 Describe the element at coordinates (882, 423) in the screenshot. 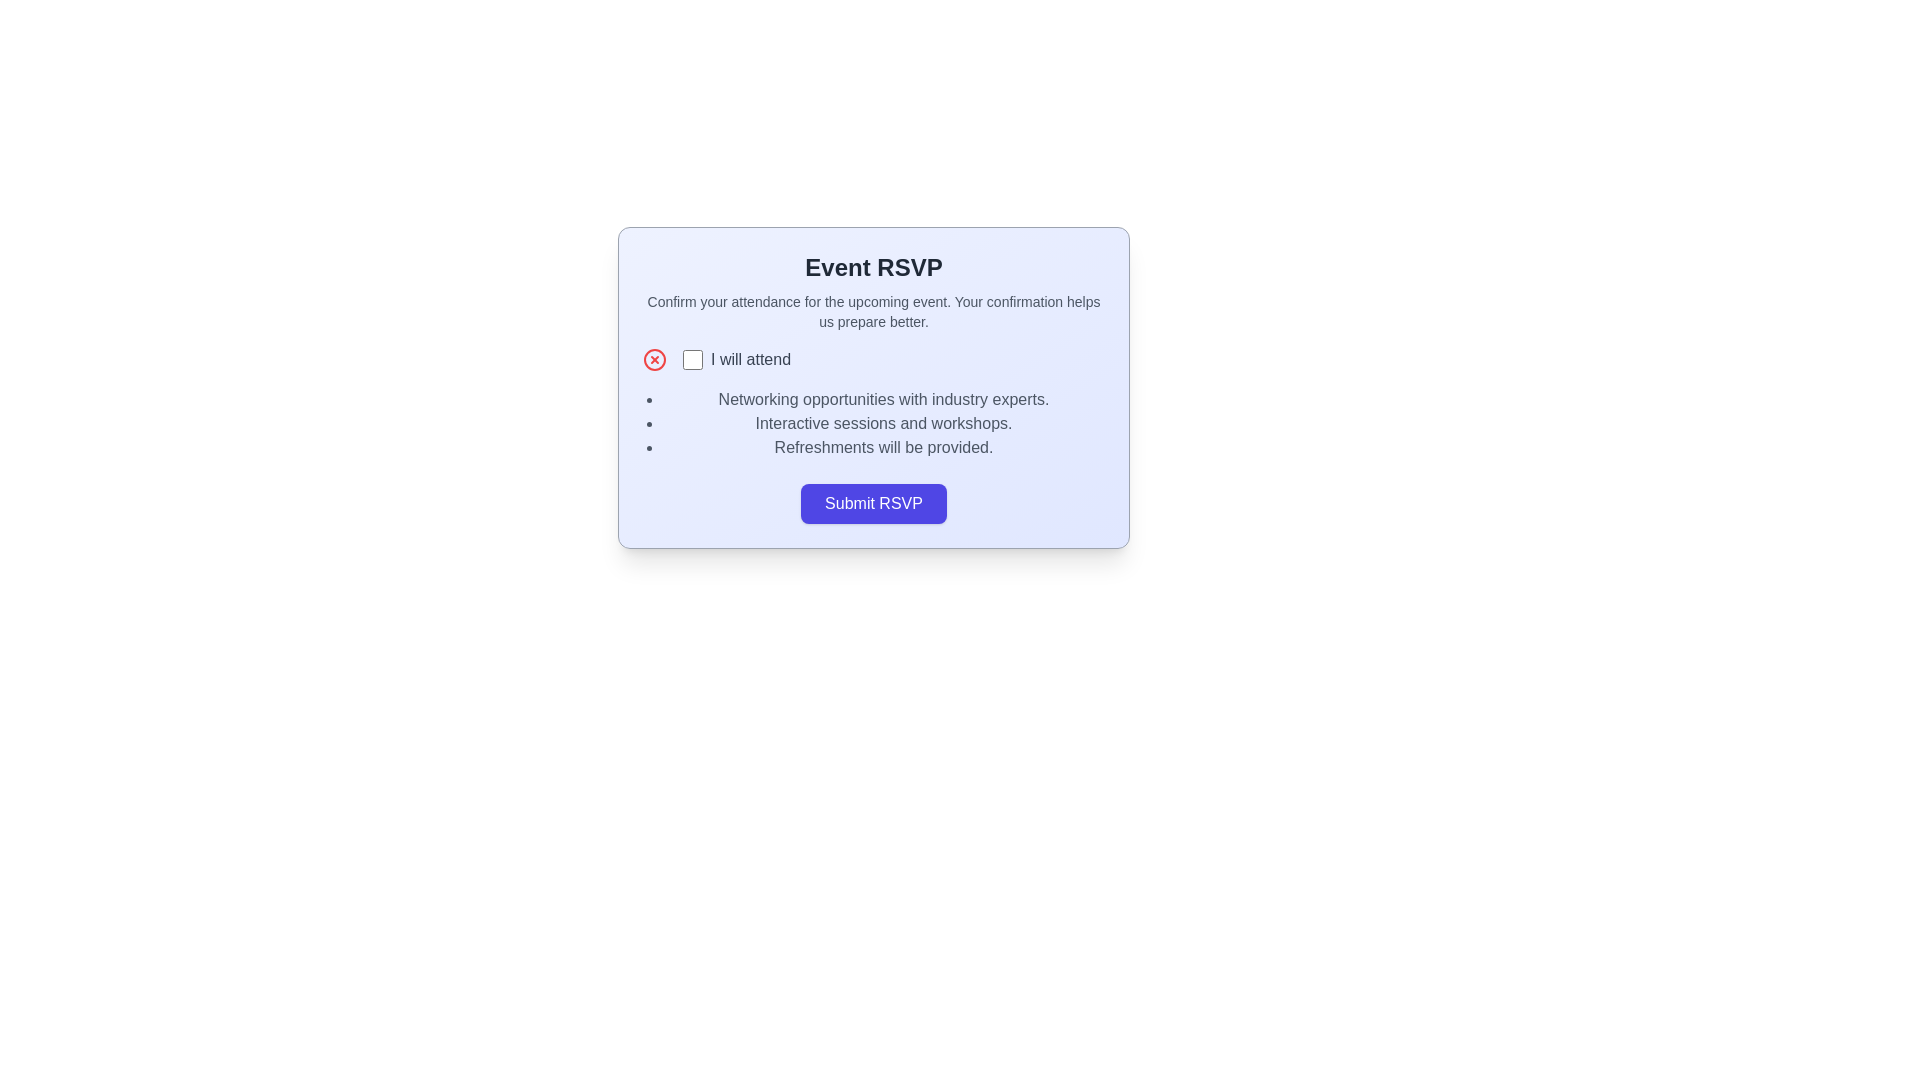

I see `the second item in the bulleted list of the 'Event RSVP' dialog box` at that location.